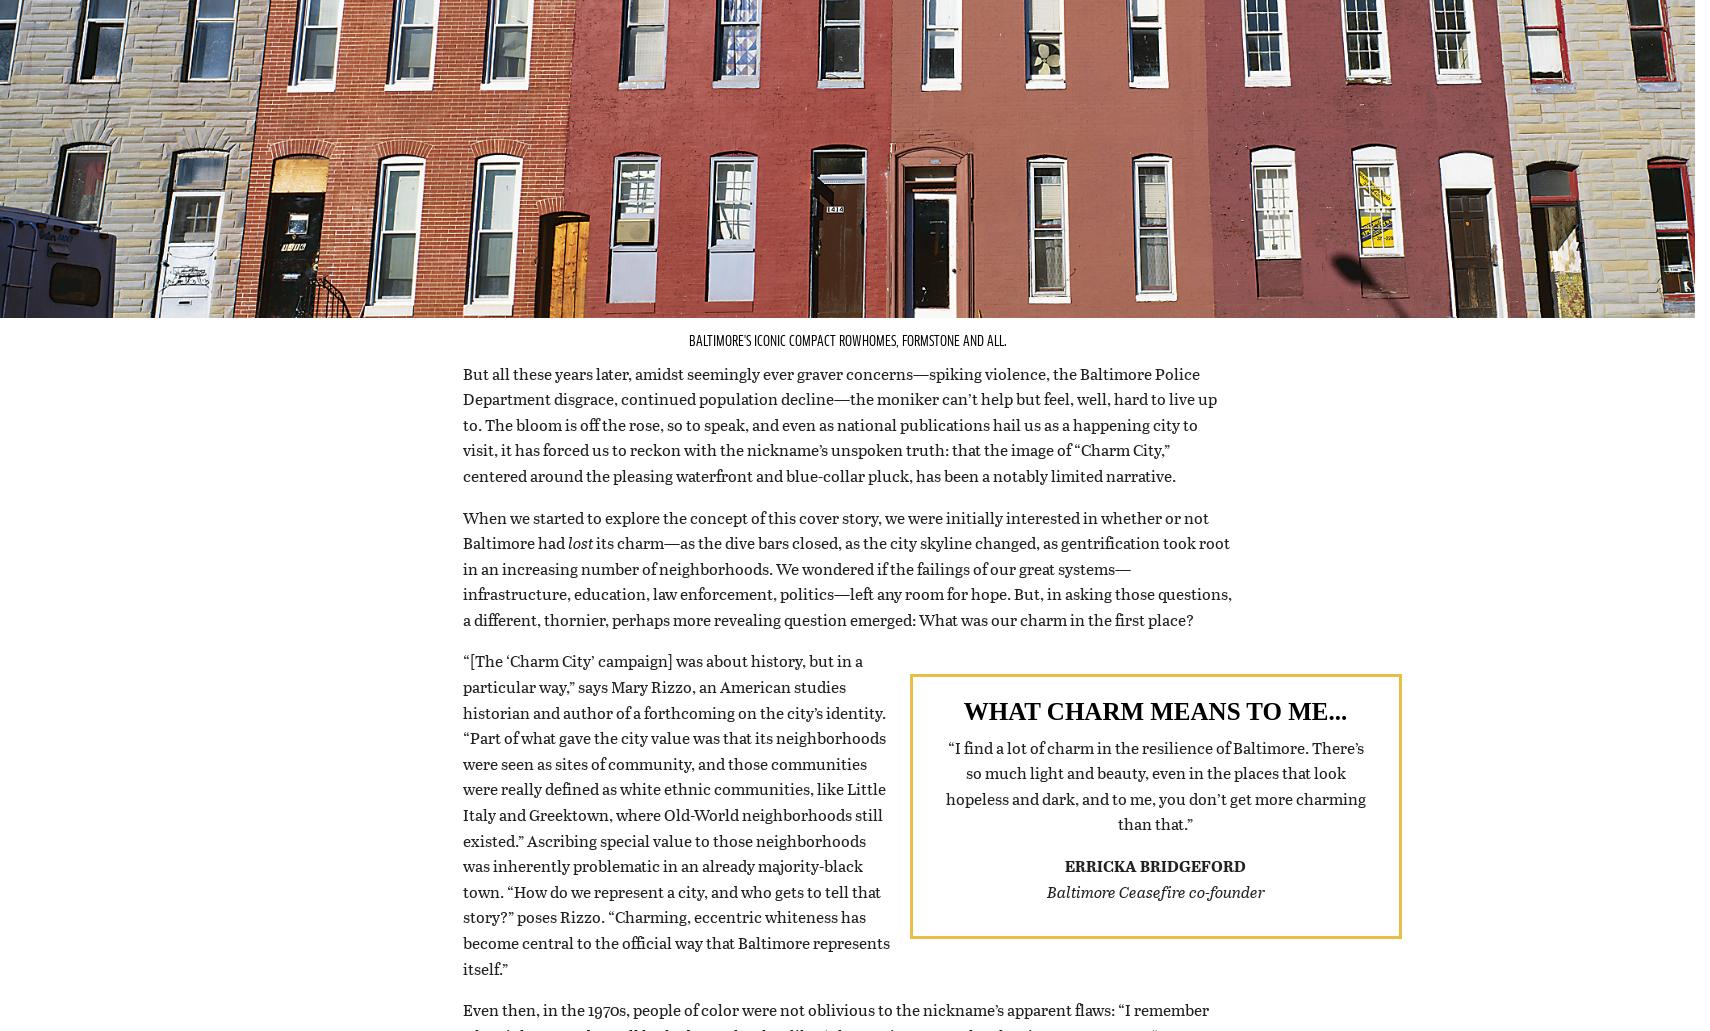 This screenshot has height=1031, width=1710. What do you see at coordinates (834, 553) in the screenshot?
I see `'When we started to explore the concept of this cover story, we were initially interested in whether or not Baltimore had'` at bounding box center [834, 553].